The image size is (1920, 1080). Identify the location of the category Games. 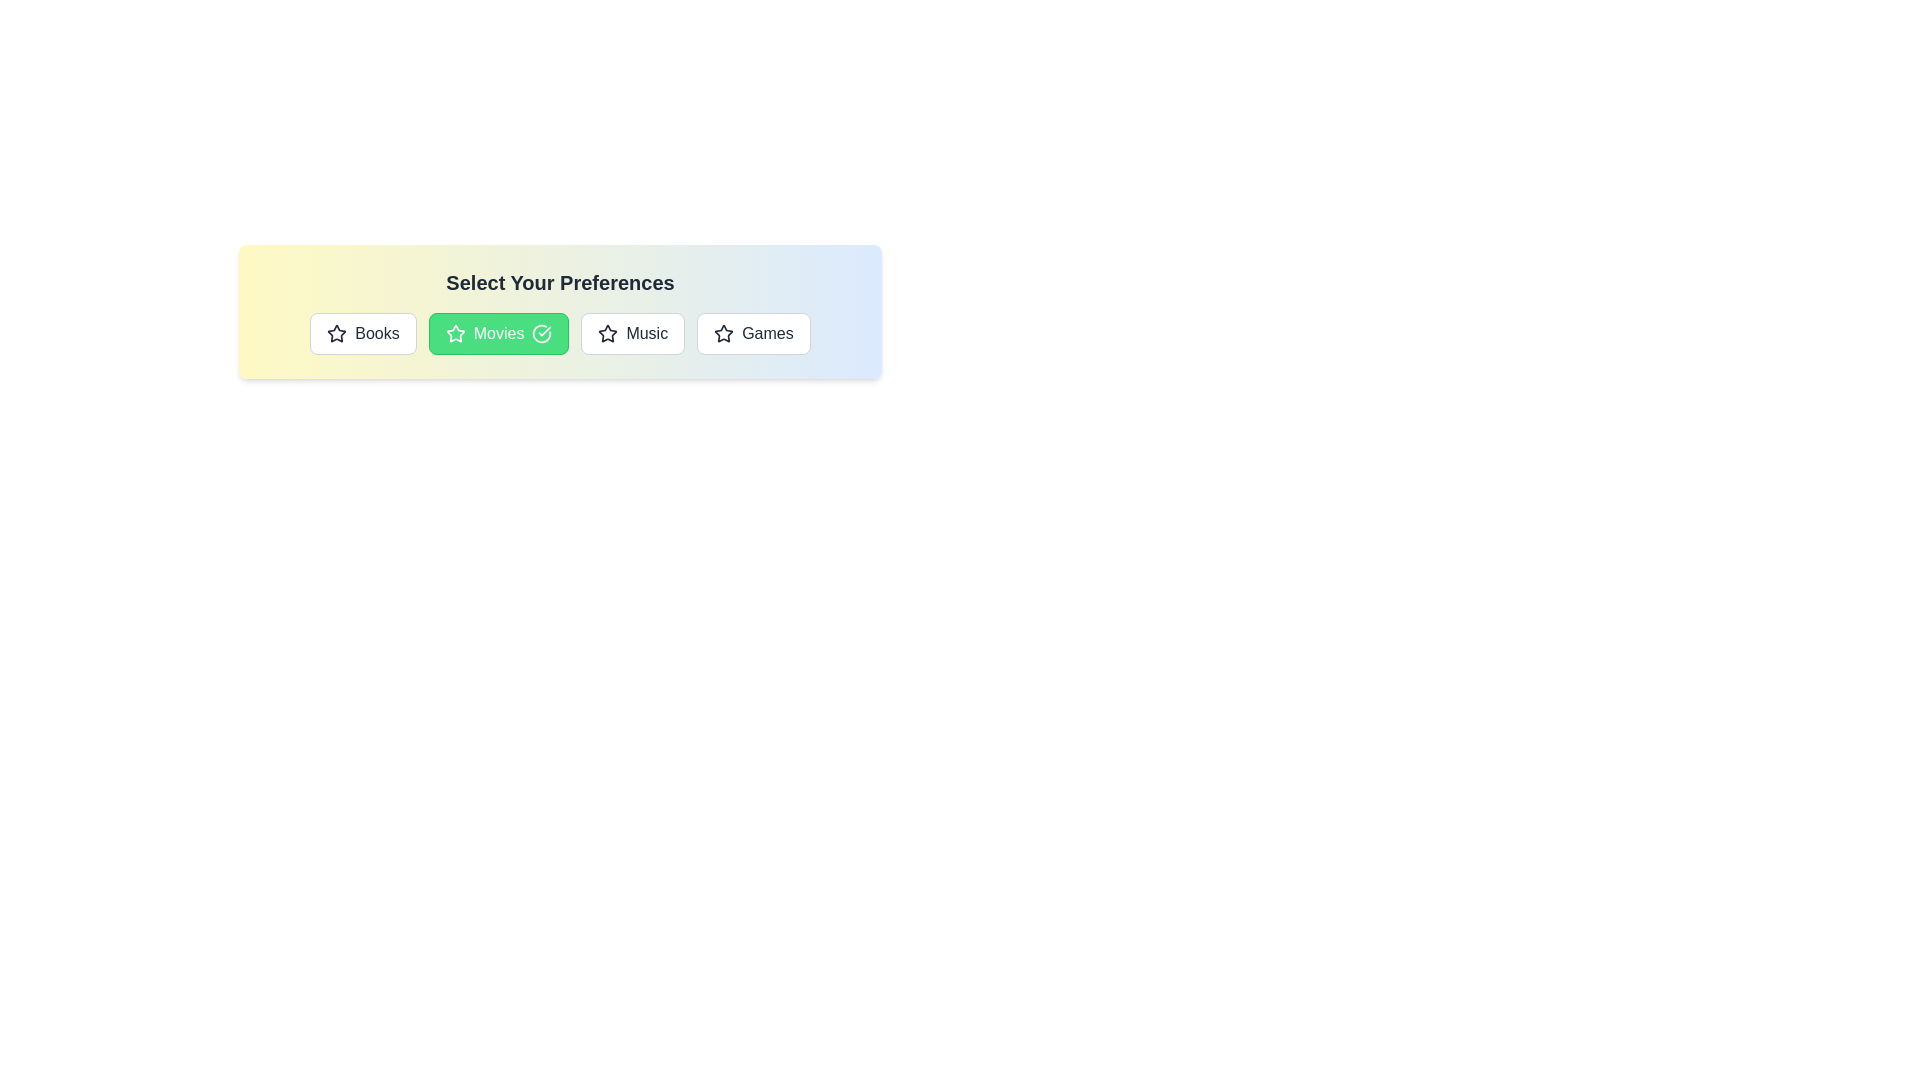
(752, 333).